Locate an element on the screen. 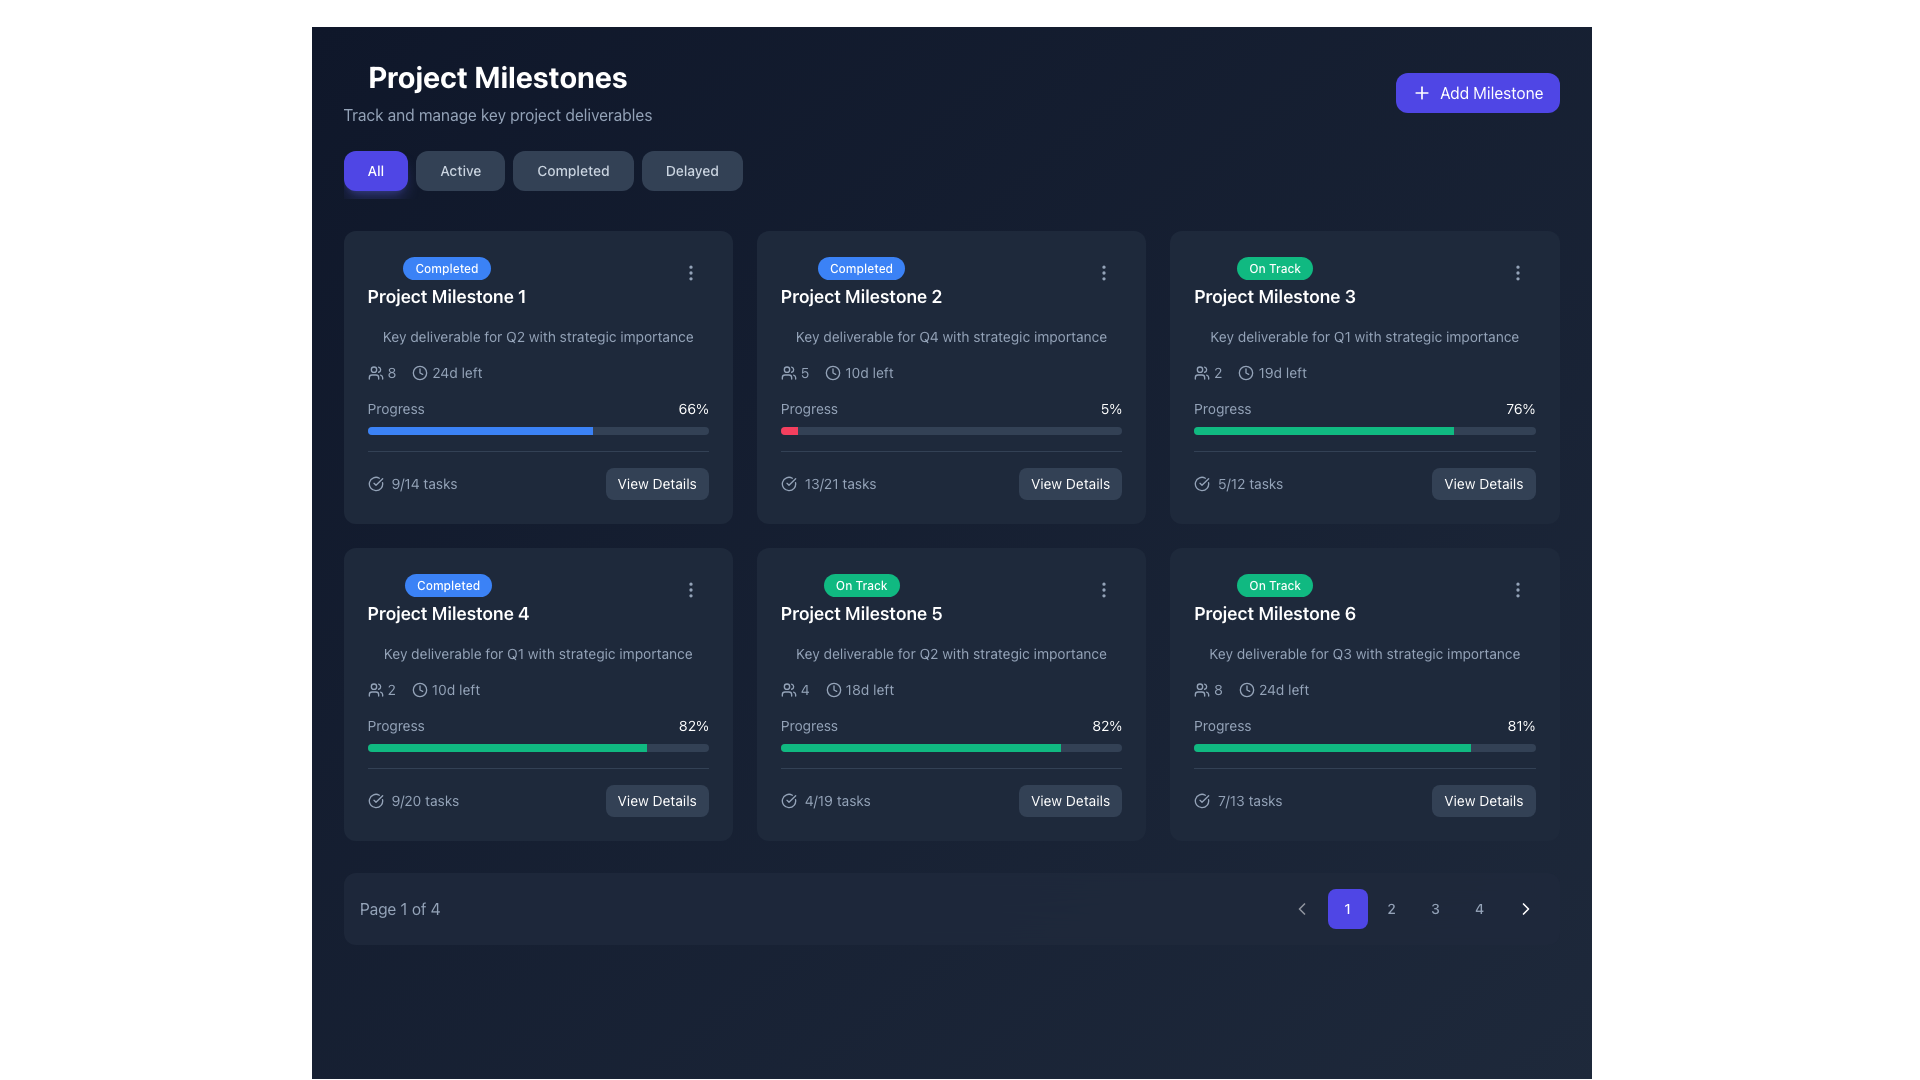 The image size is (1920, 1080). text '81%' displayed in white font on a dark background, part of the progress indicator in the 'Progress' section of the card labeled 'Project Milestone 6' is located at coordinates (1520, 725).